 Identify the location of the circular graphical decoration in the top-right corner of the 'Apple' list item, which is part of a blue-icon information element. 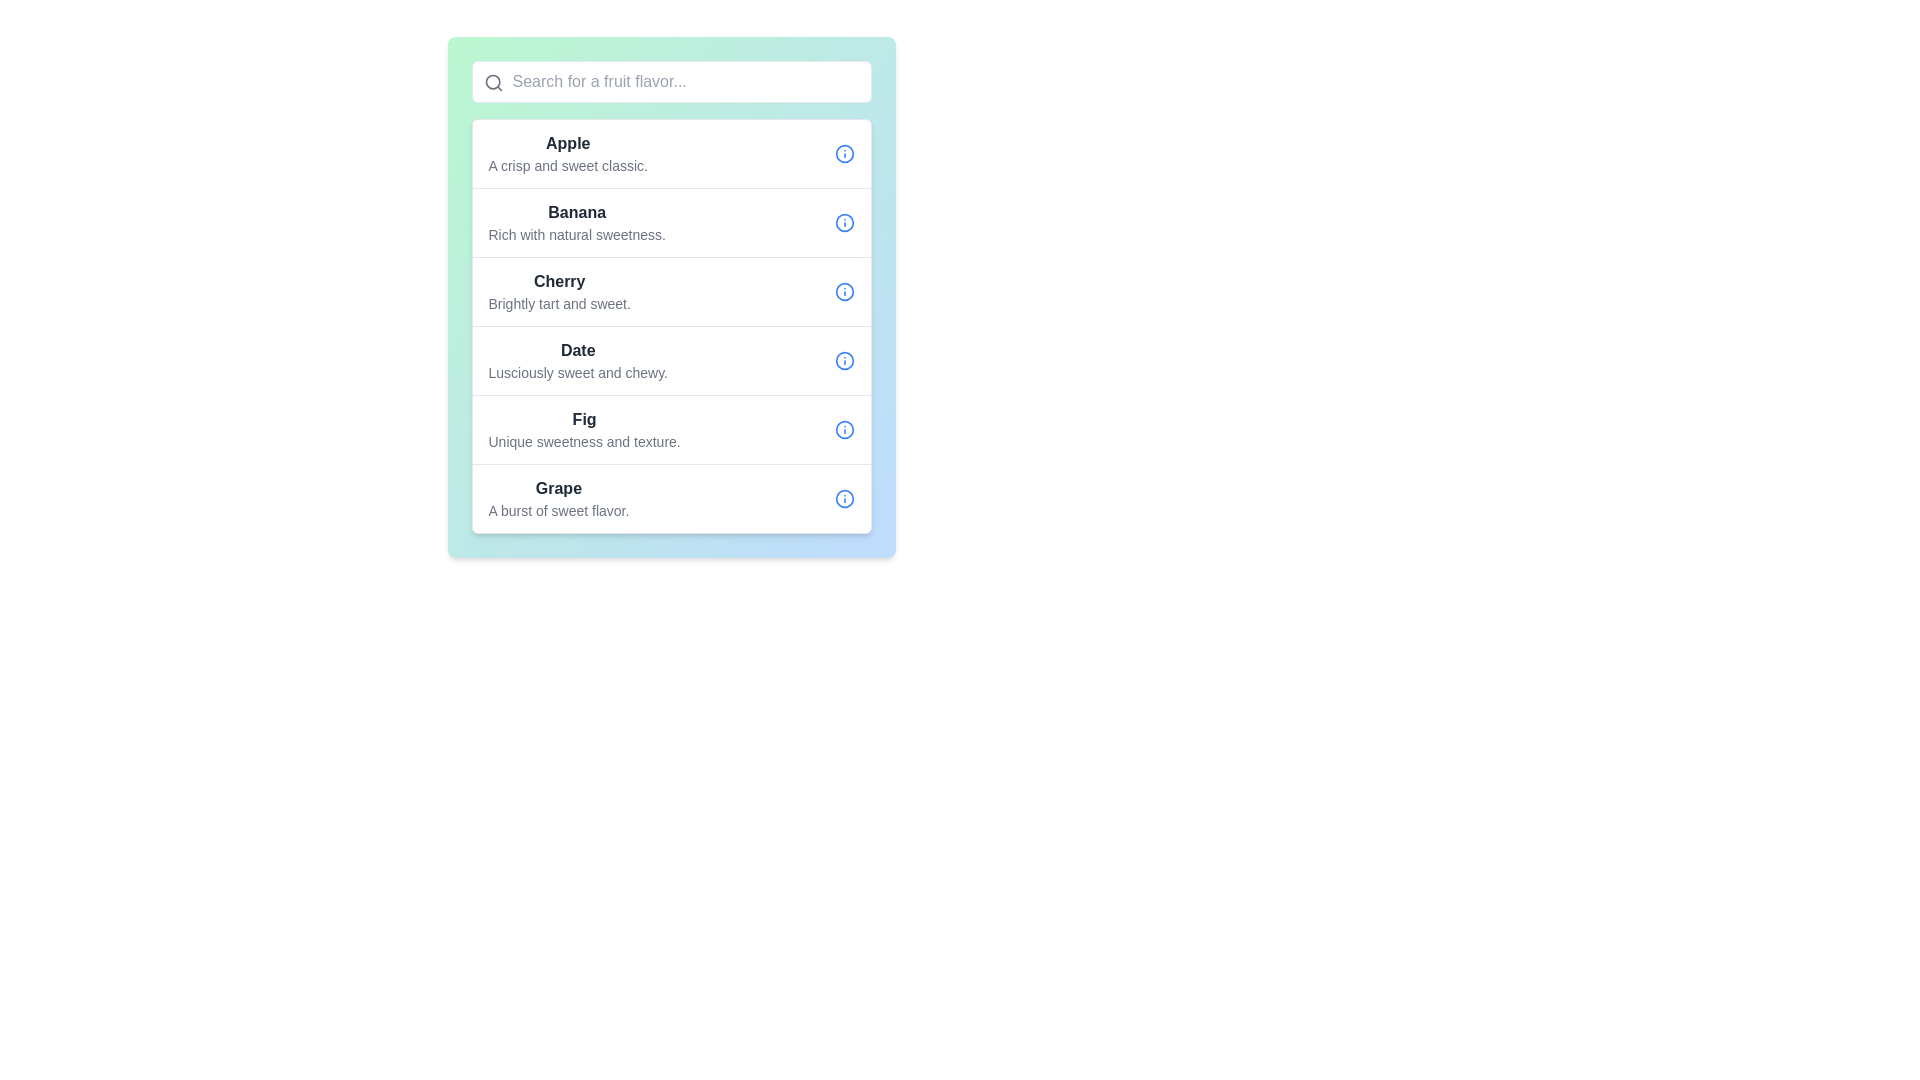
(844, 153).